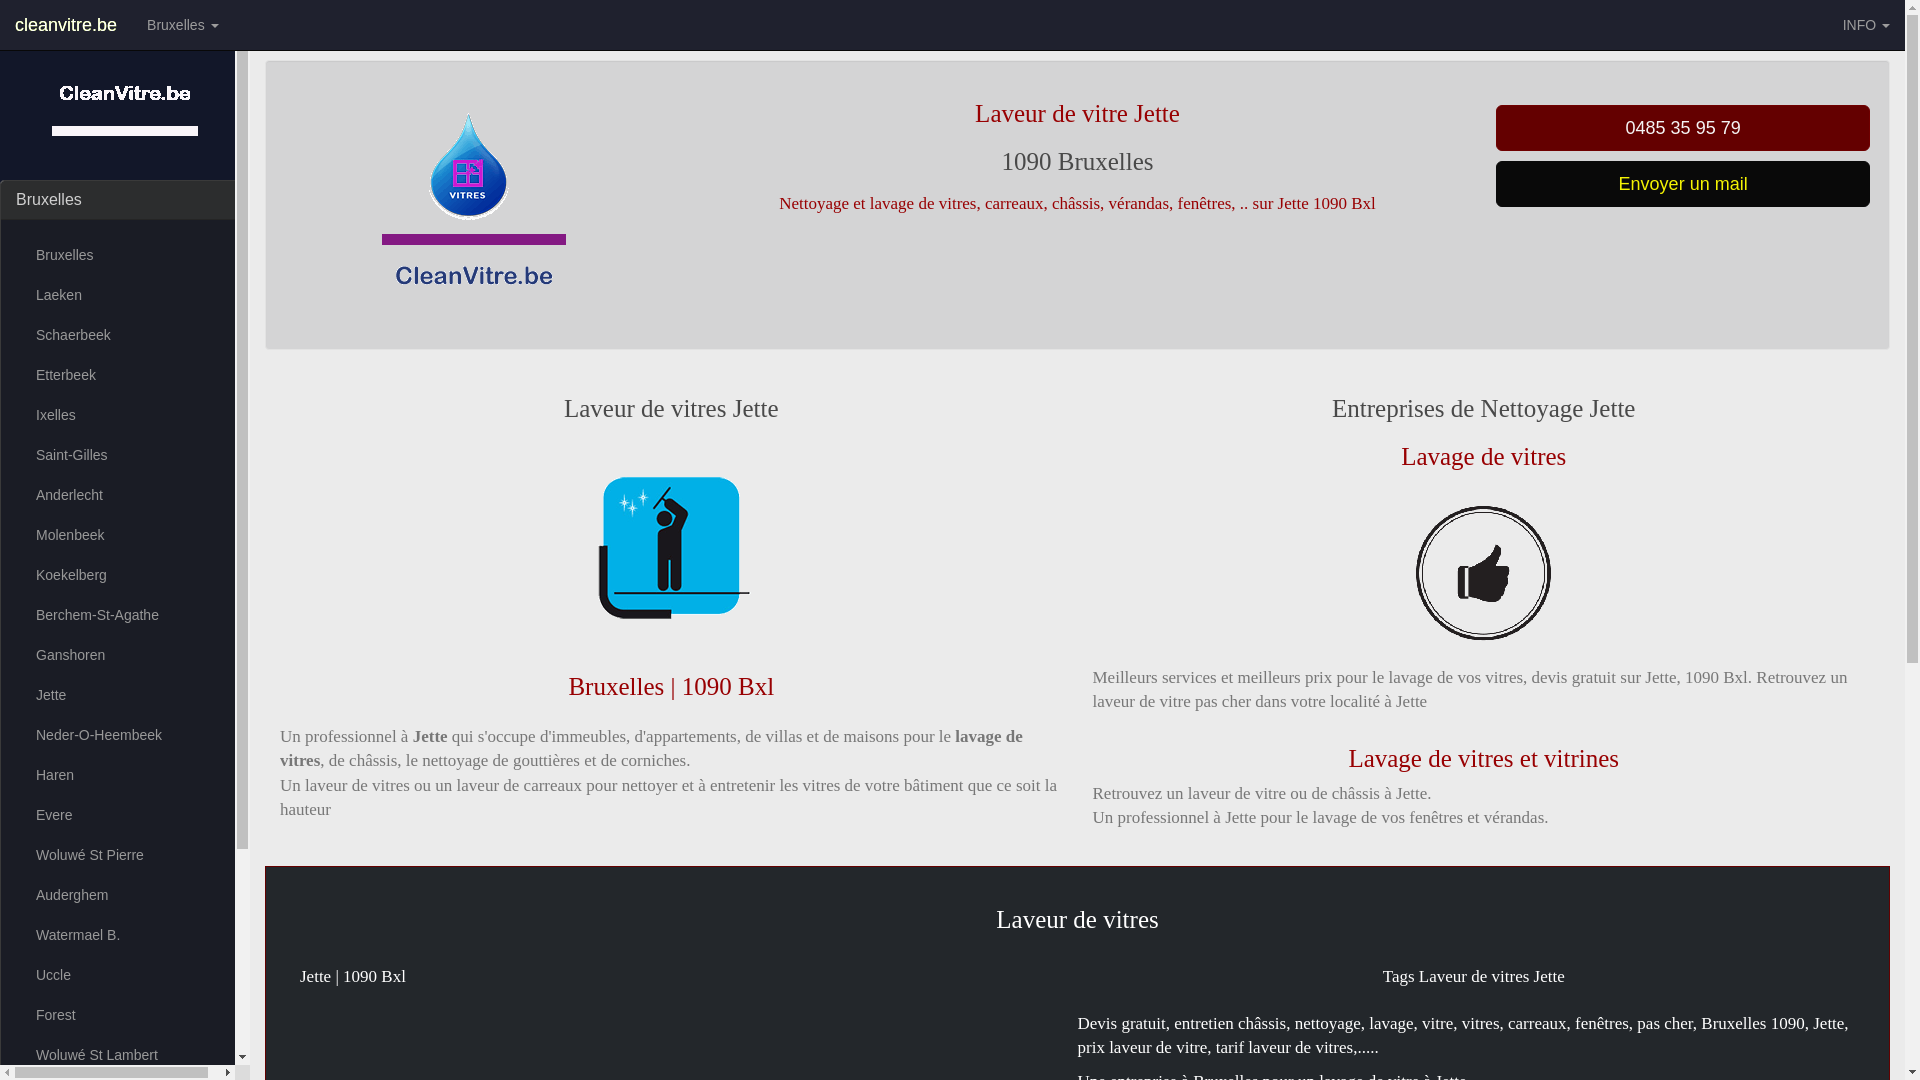 The image size is (1920, 1080). What do you see at coordinates (123, 774) in the screenshot?
I see `'Haren'` at bounding box center [123, 774].